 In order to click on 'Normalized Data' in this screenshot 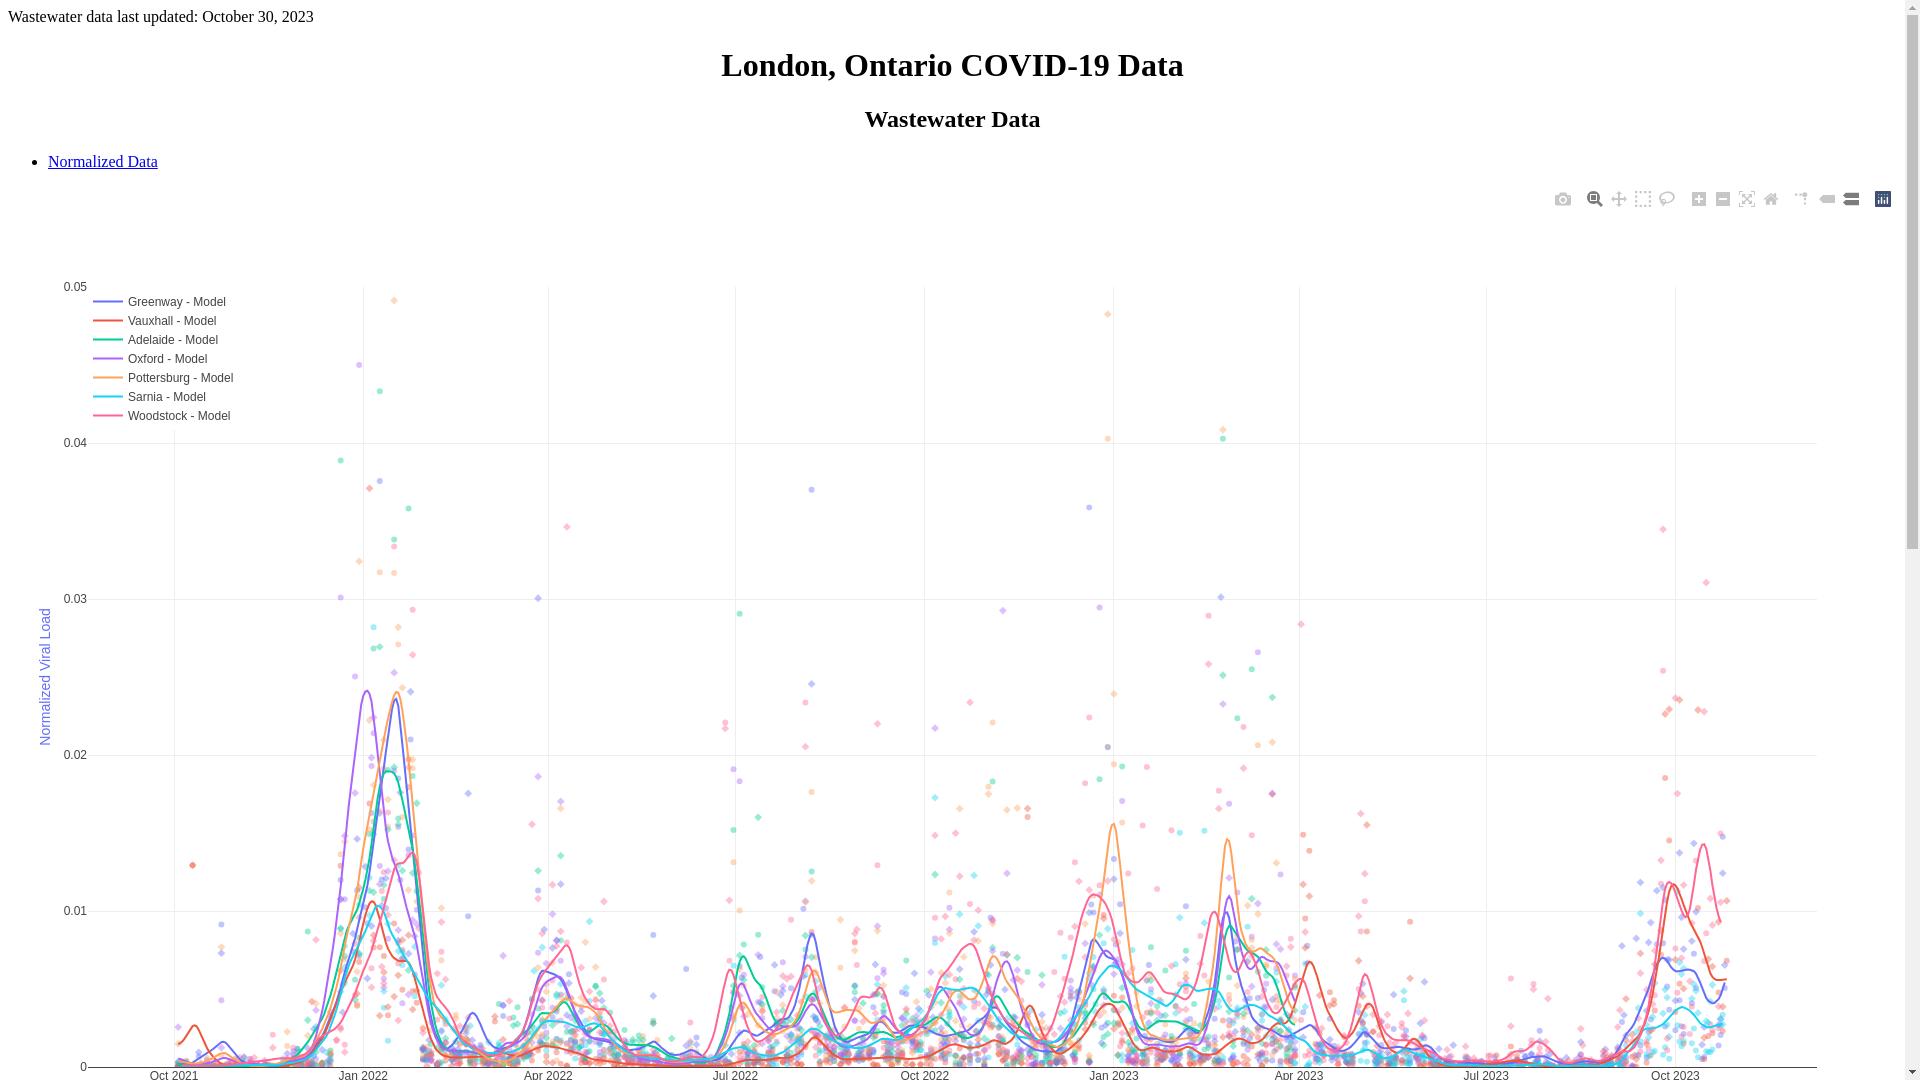, I will do `click(101, 160)`.